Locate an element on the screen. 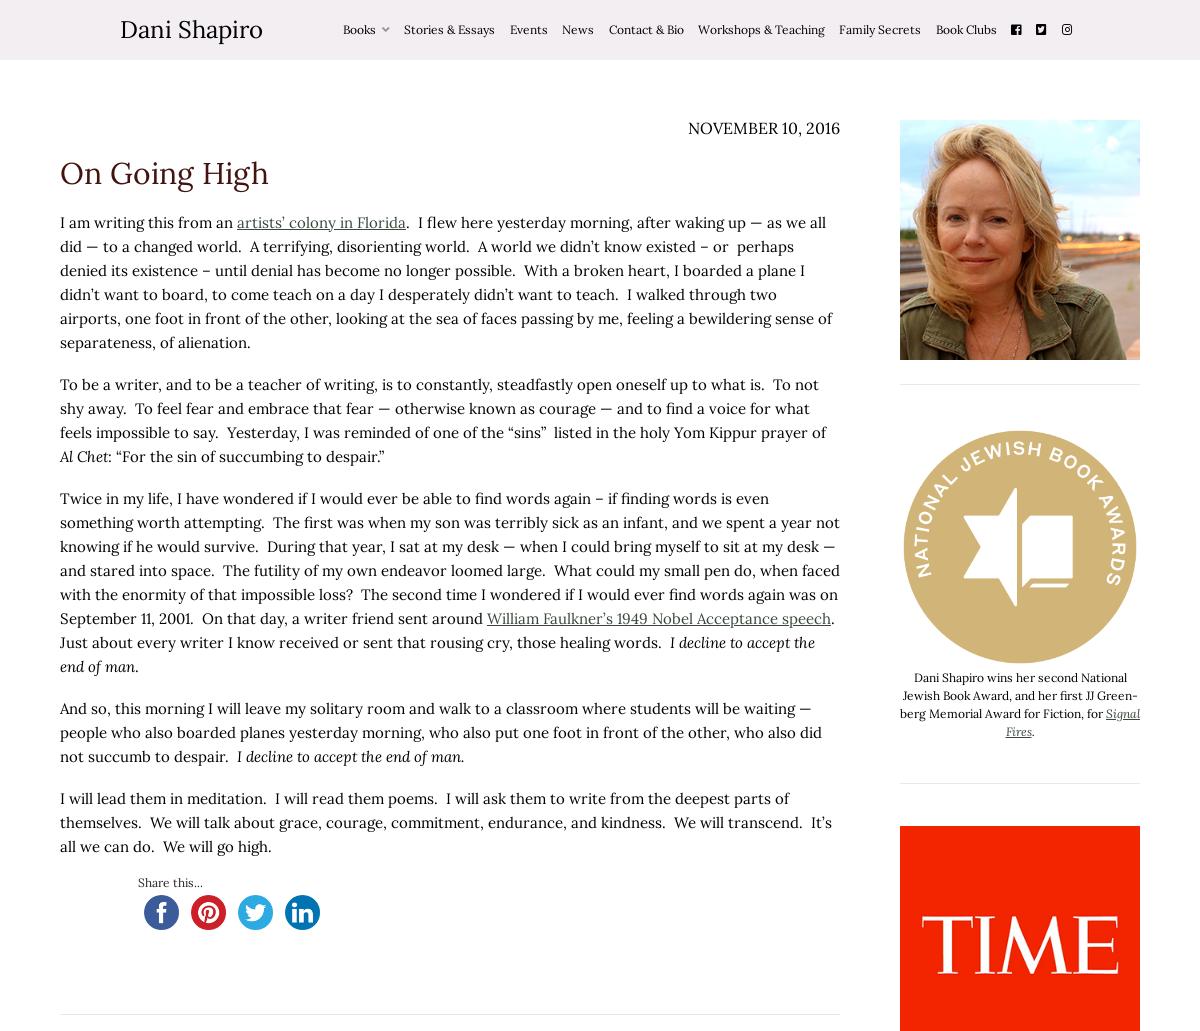 The image size is (1200, 1031). 'William Faulkner’s 1949 Nobel Acceptance speech' is located at coordinates (659, 617).